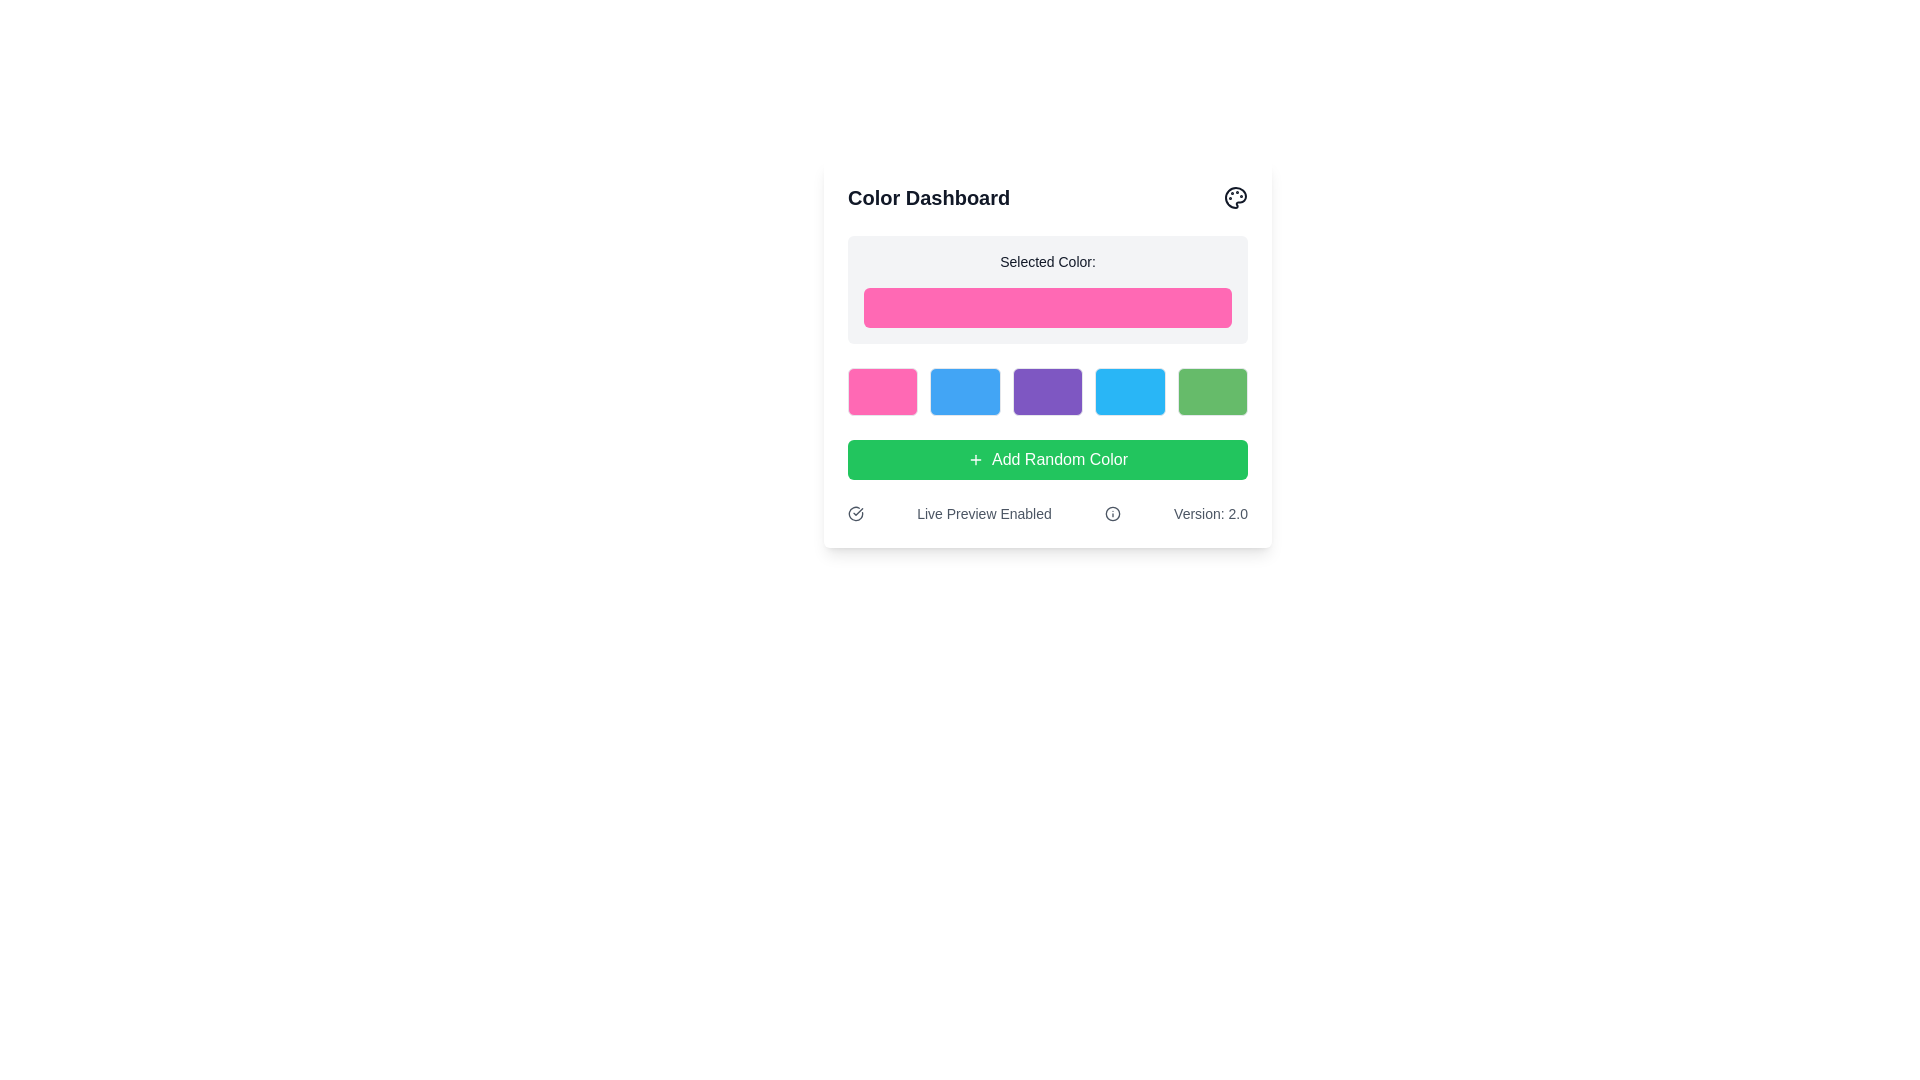 The width and height of the screenshot is (1920, 1080). I want to click on the green rectangular button with rounded corners located at the bottom right of the card-like interface to get visual feedback, so click(1211, 392).